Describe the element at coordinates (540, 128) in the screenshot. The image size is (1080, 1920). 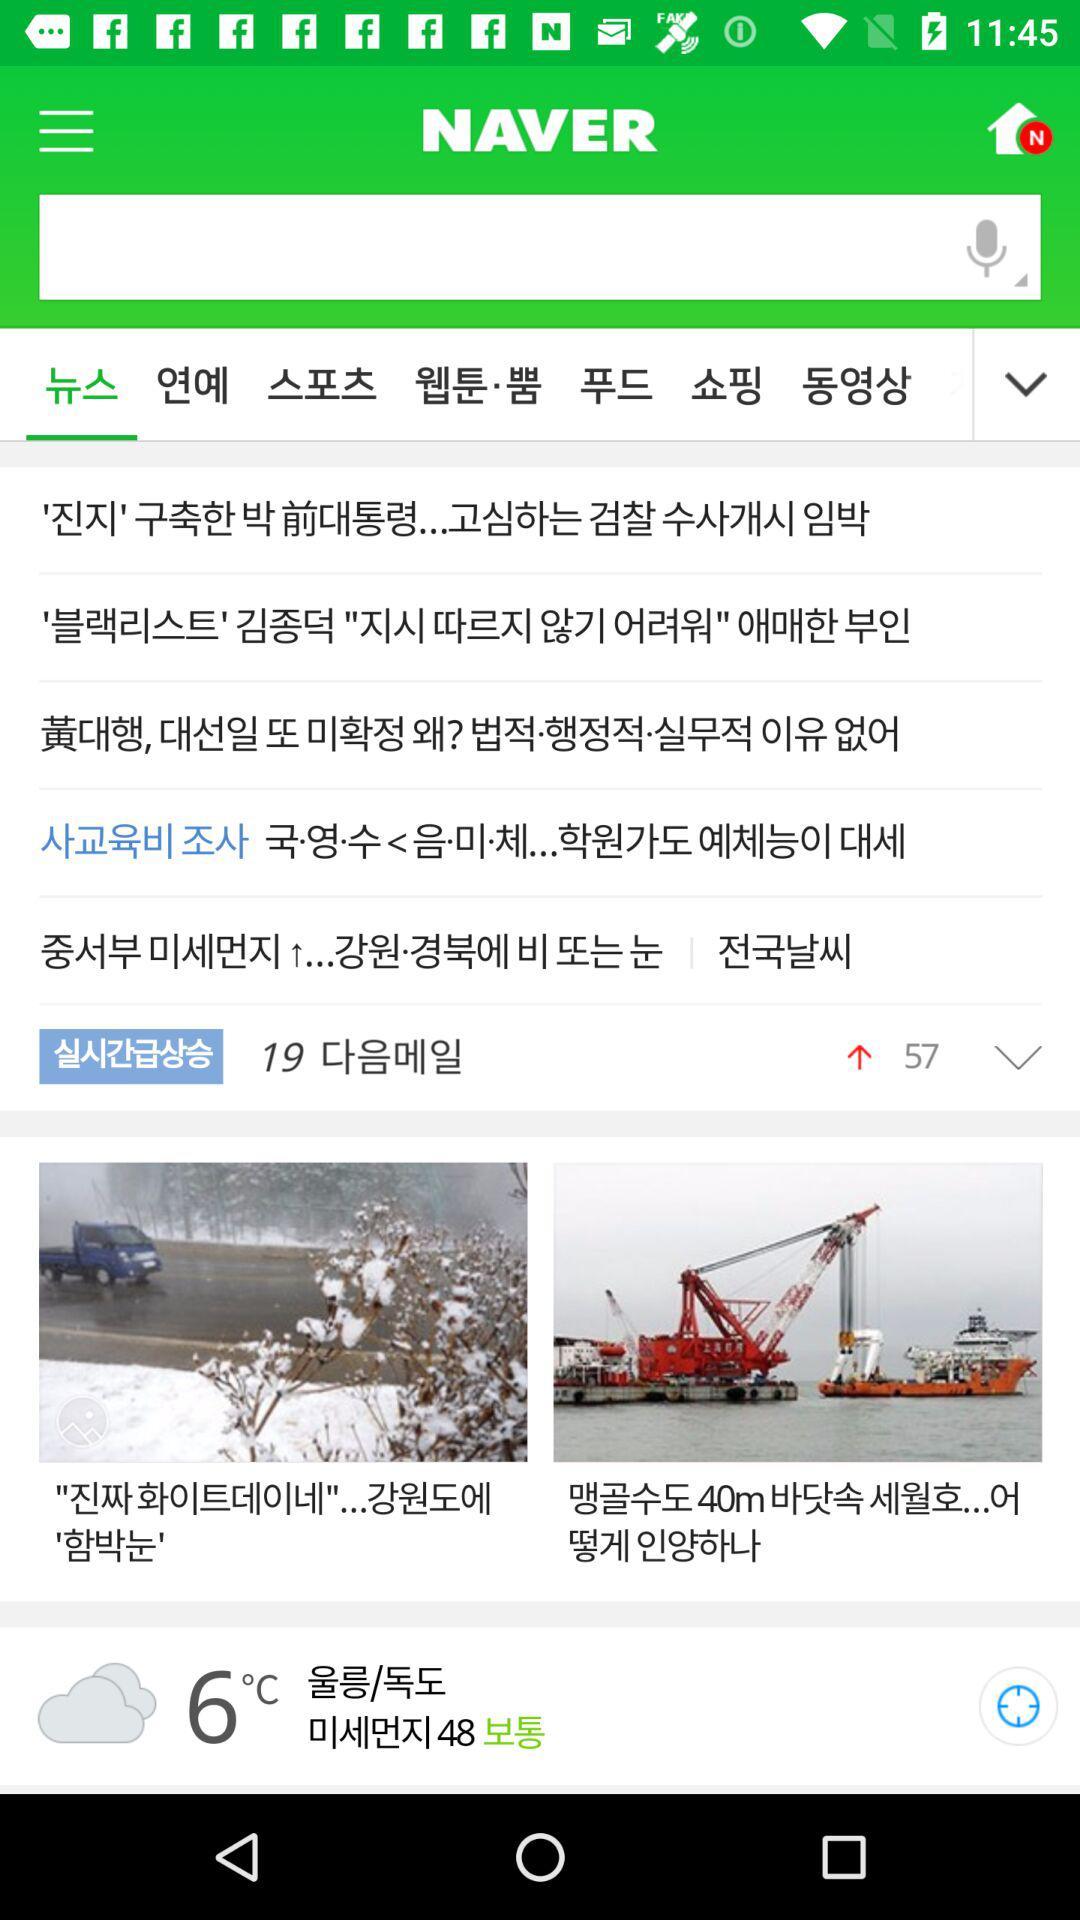
I see `the sliders icon` at that location.